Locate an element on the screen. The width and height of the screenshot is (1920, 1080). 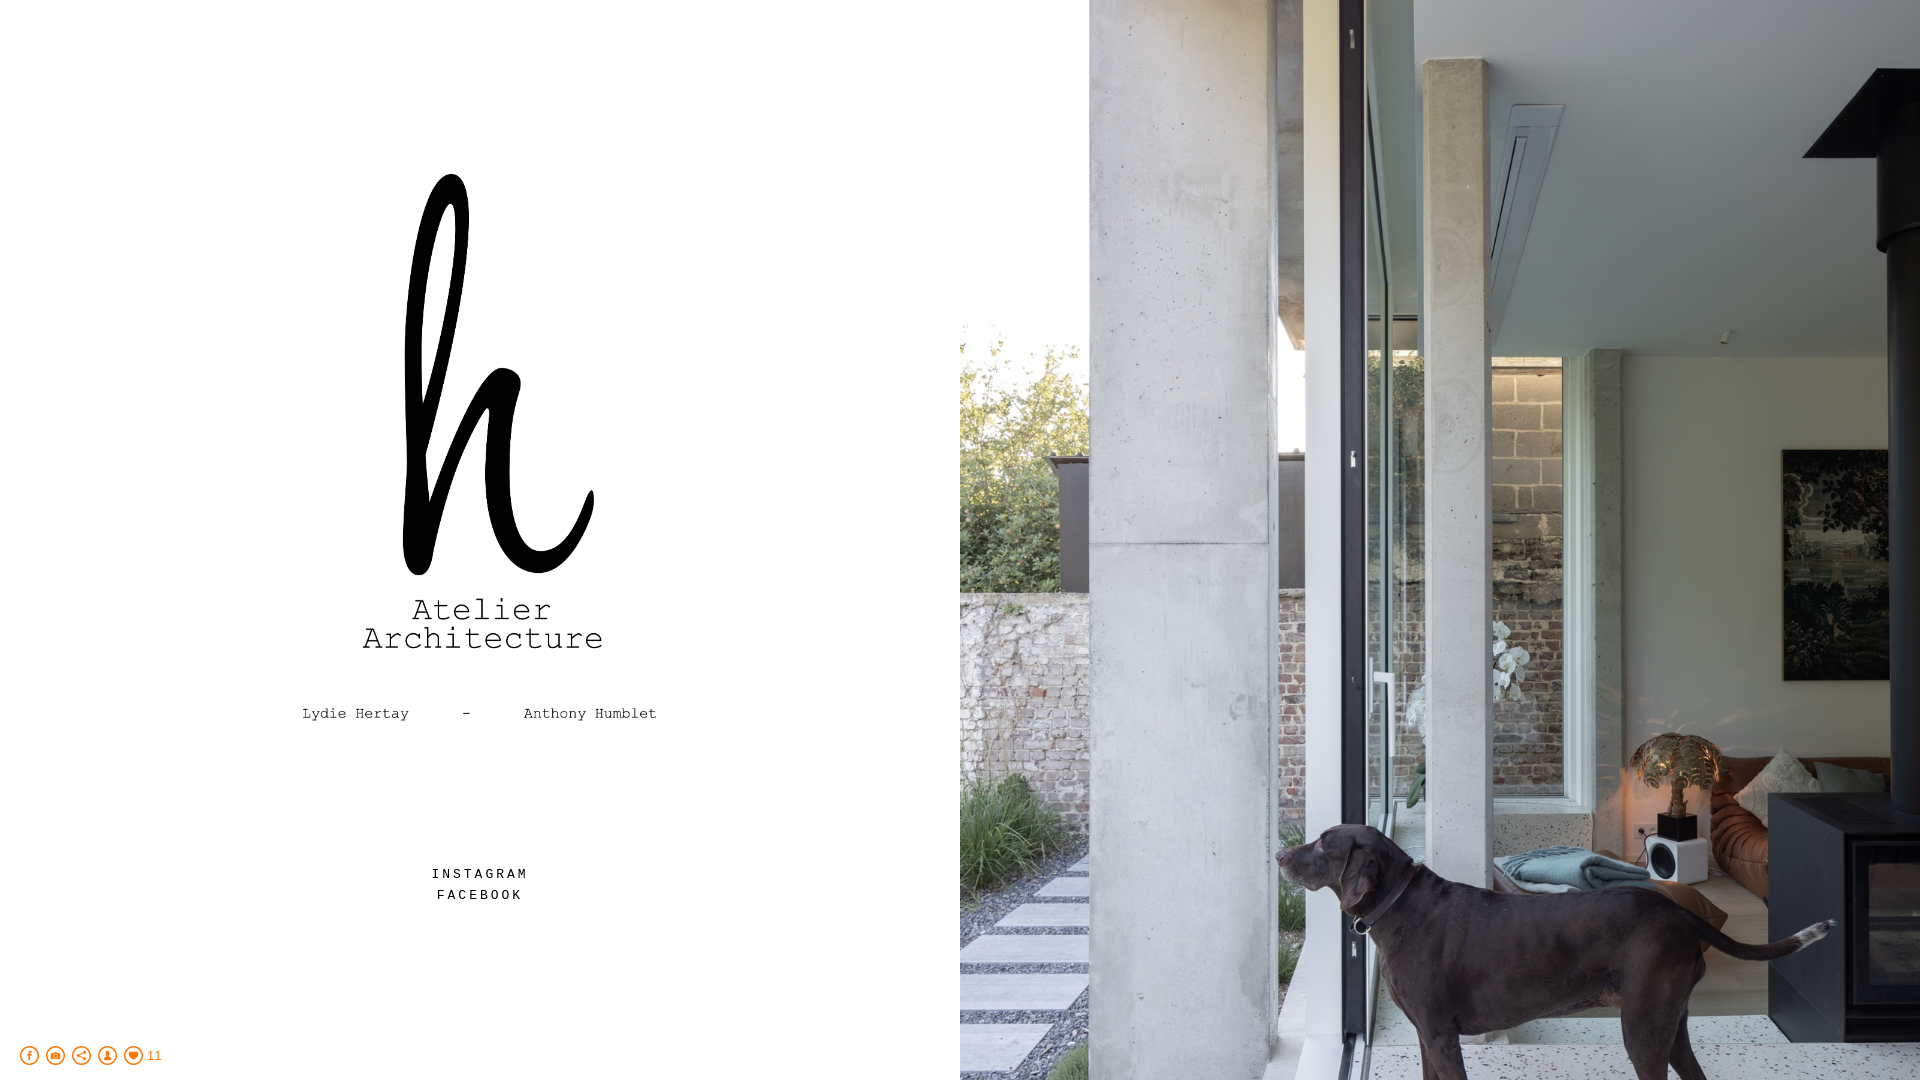
'INSTAGRAM' is located at coordinates (478, 873).